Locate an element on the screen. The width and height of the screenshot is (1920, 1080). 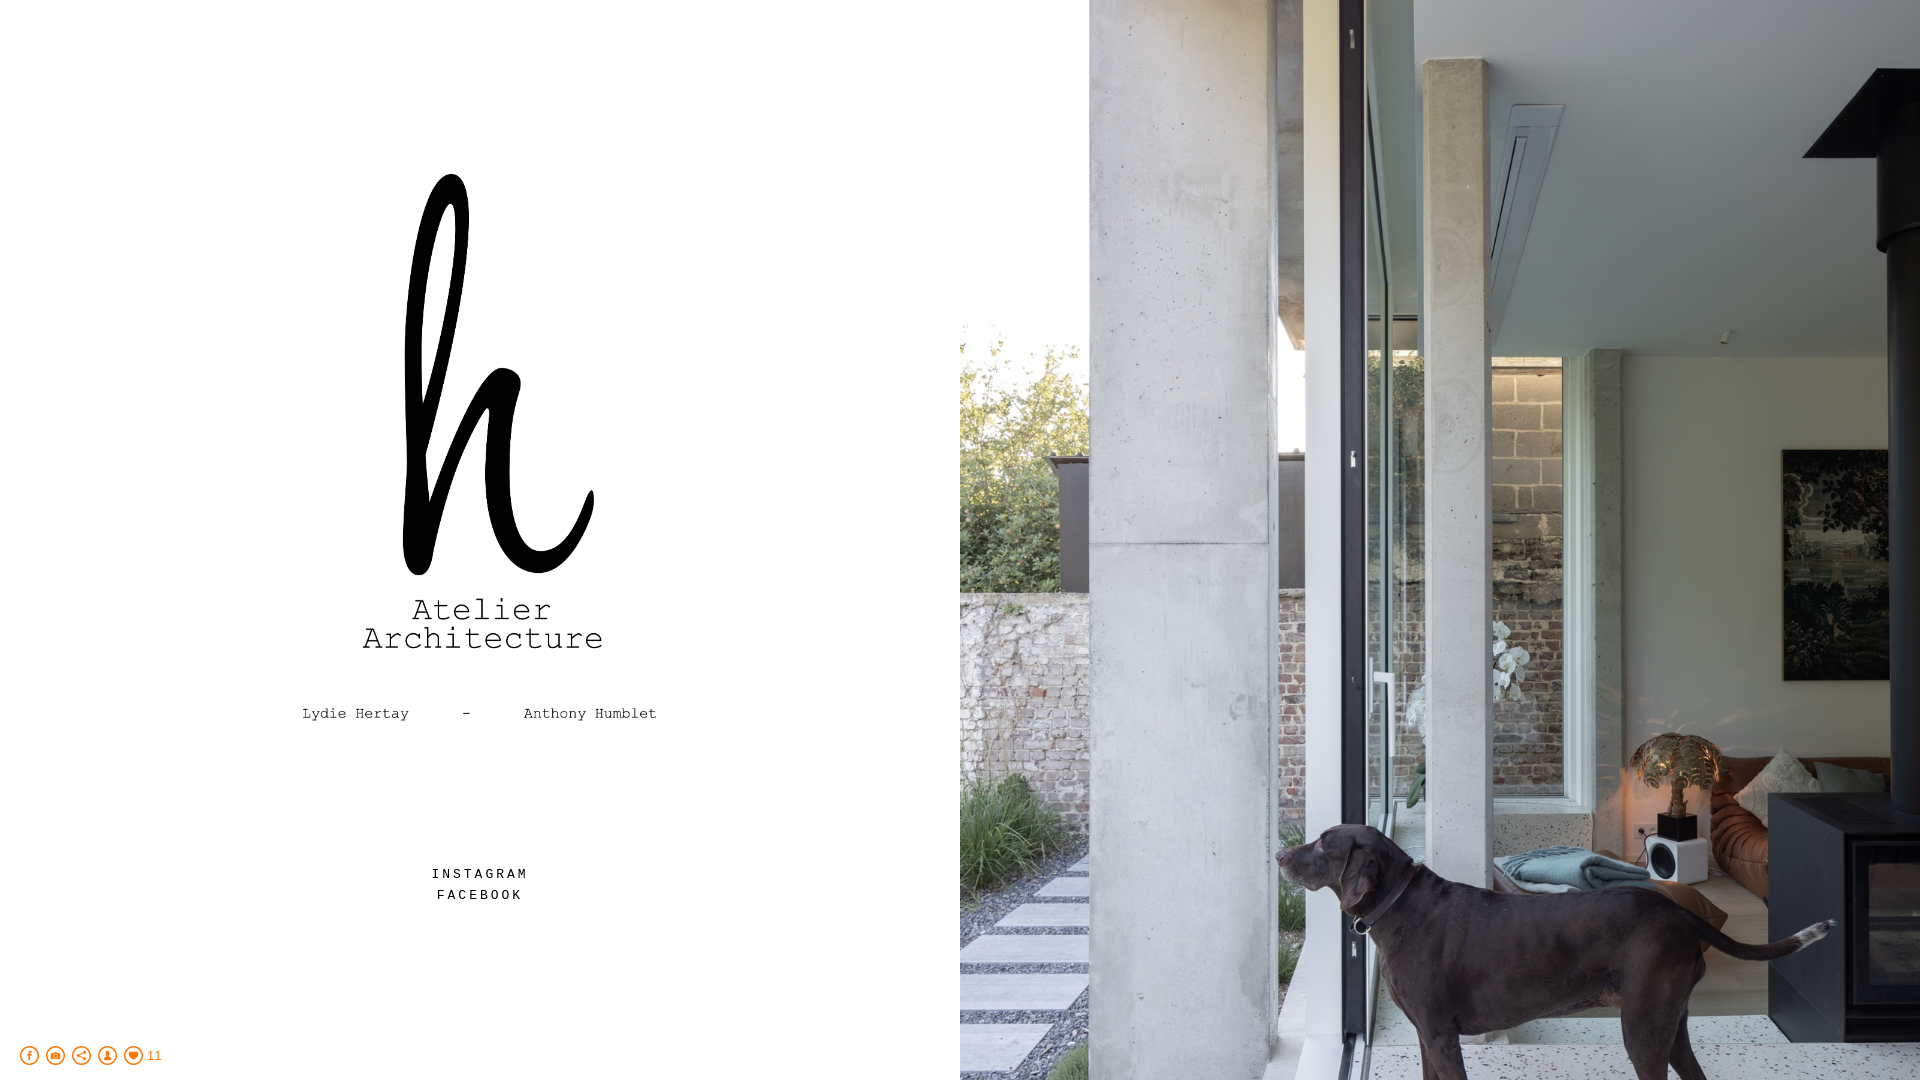
'INSTAGRAM' is located at coordinates (478, 873).